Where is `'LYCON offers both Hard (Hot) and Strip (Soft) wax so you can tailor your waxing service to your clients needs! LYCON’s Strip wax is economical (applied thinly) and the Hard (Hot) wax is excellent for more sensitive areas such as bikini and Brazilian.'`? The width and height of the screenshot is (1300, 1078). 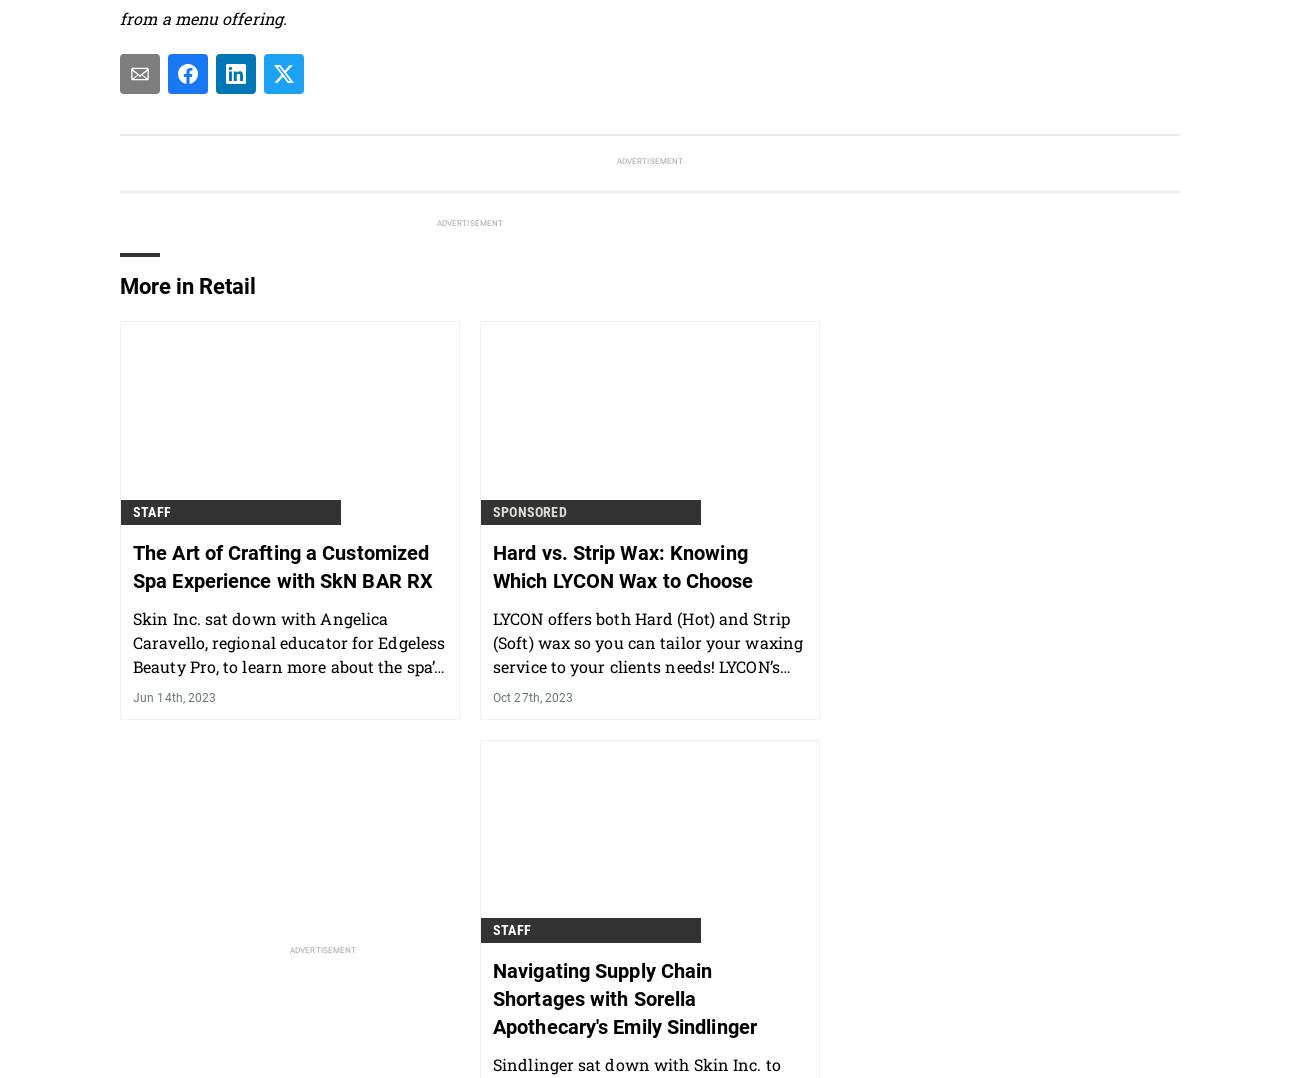 'LYCON offers both Hard (Hot) and Strip (Soft) wax so you can tailor your waxing service to your clients needs! LYCON’s Strip wax is economical (applied thinly) and the Hard (Hot) wax is excellent for more sensitive areas such as bikini and Brazilian.' is located at coordinates (648, 689).